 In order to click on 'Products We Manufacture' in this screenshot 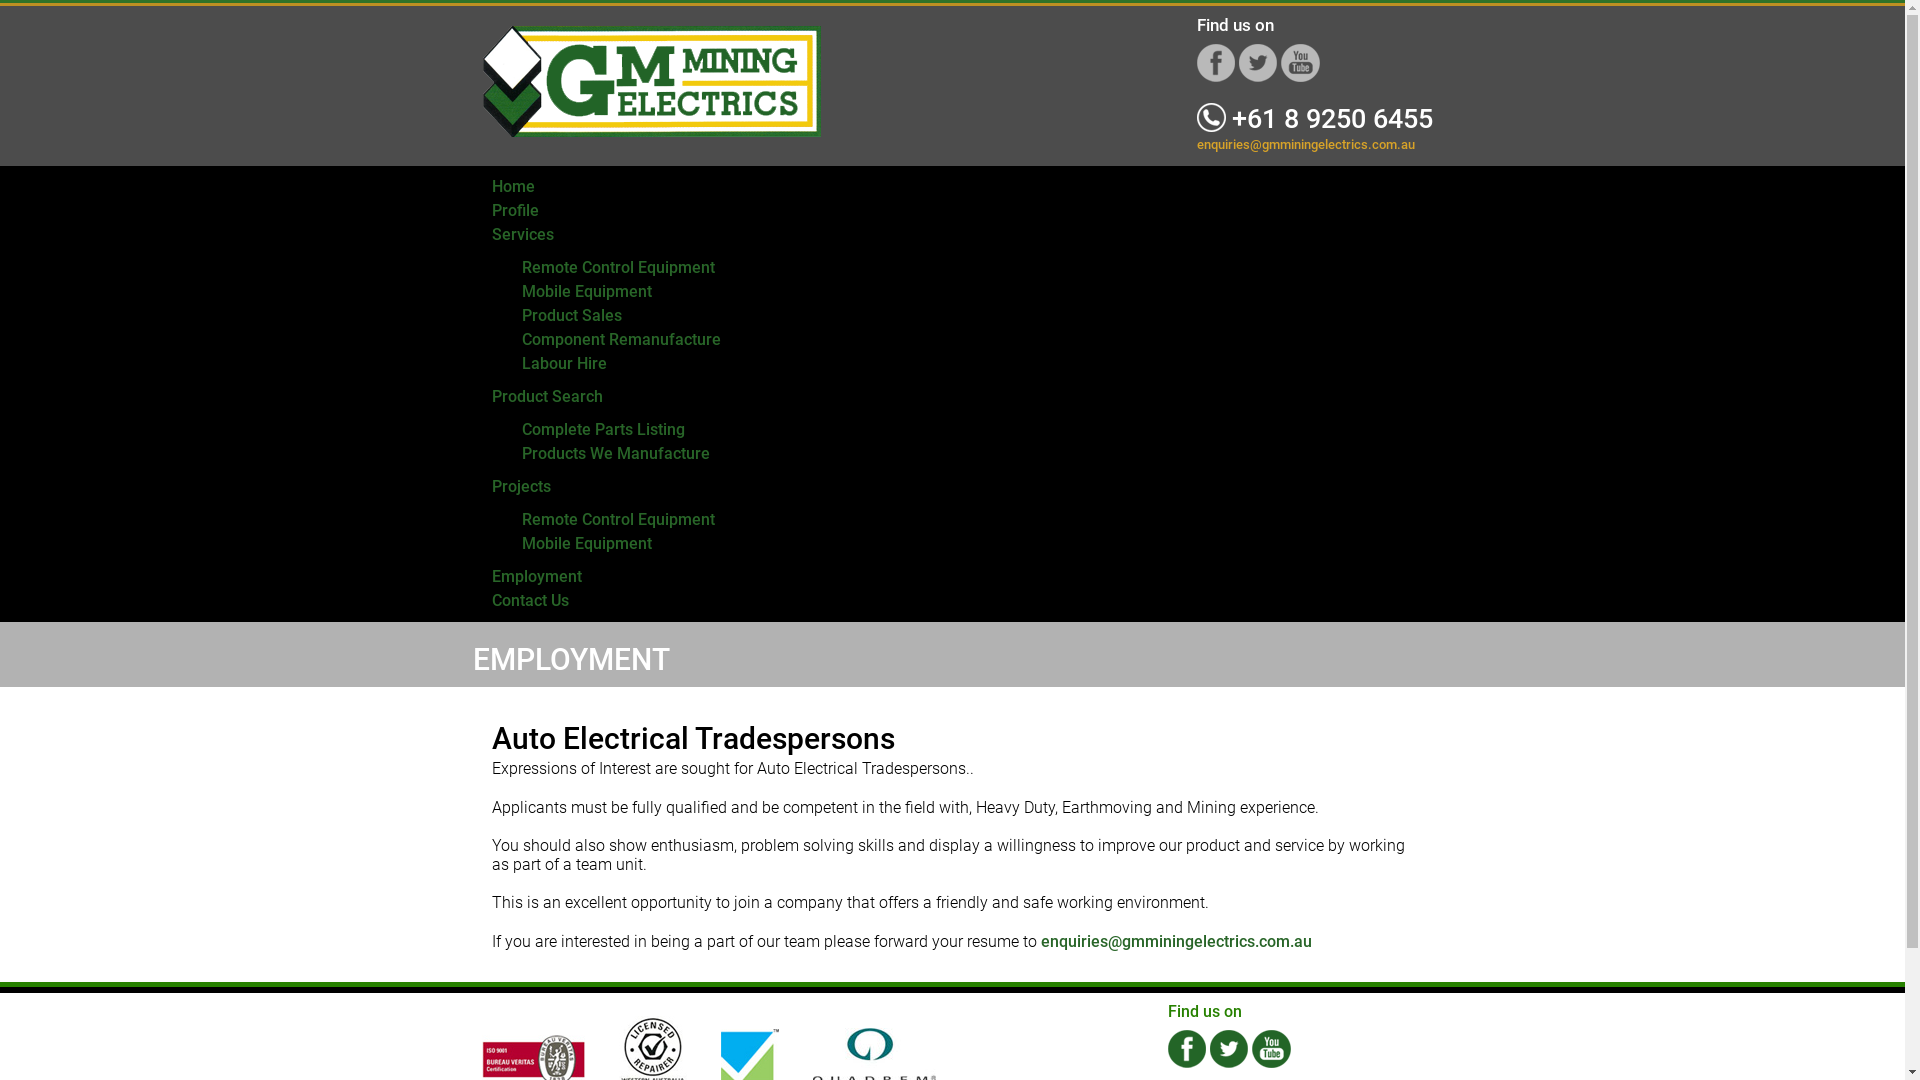, I will do `click(614, 453)`.